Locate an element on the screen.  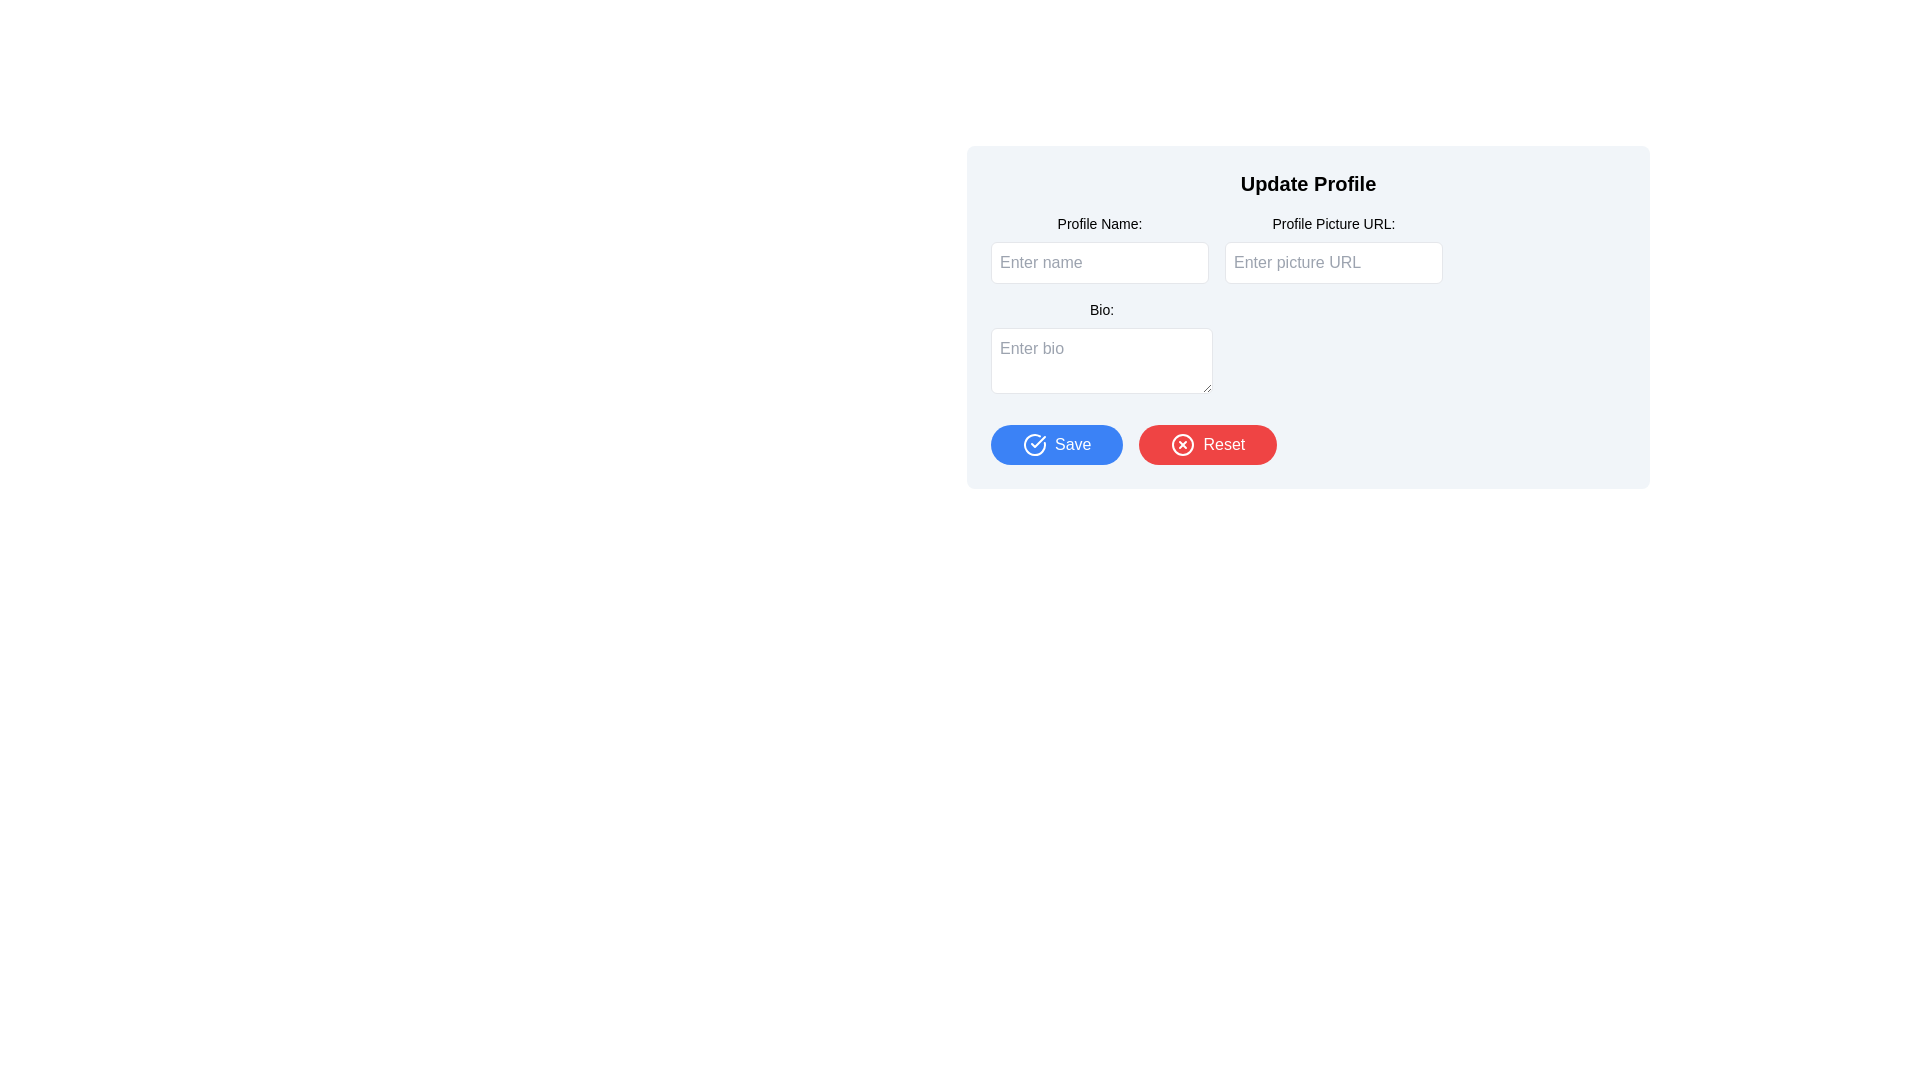
text of the label that provides context for the adjacent 'Enter bio' text area input field is located at coordinates (1101, 309).